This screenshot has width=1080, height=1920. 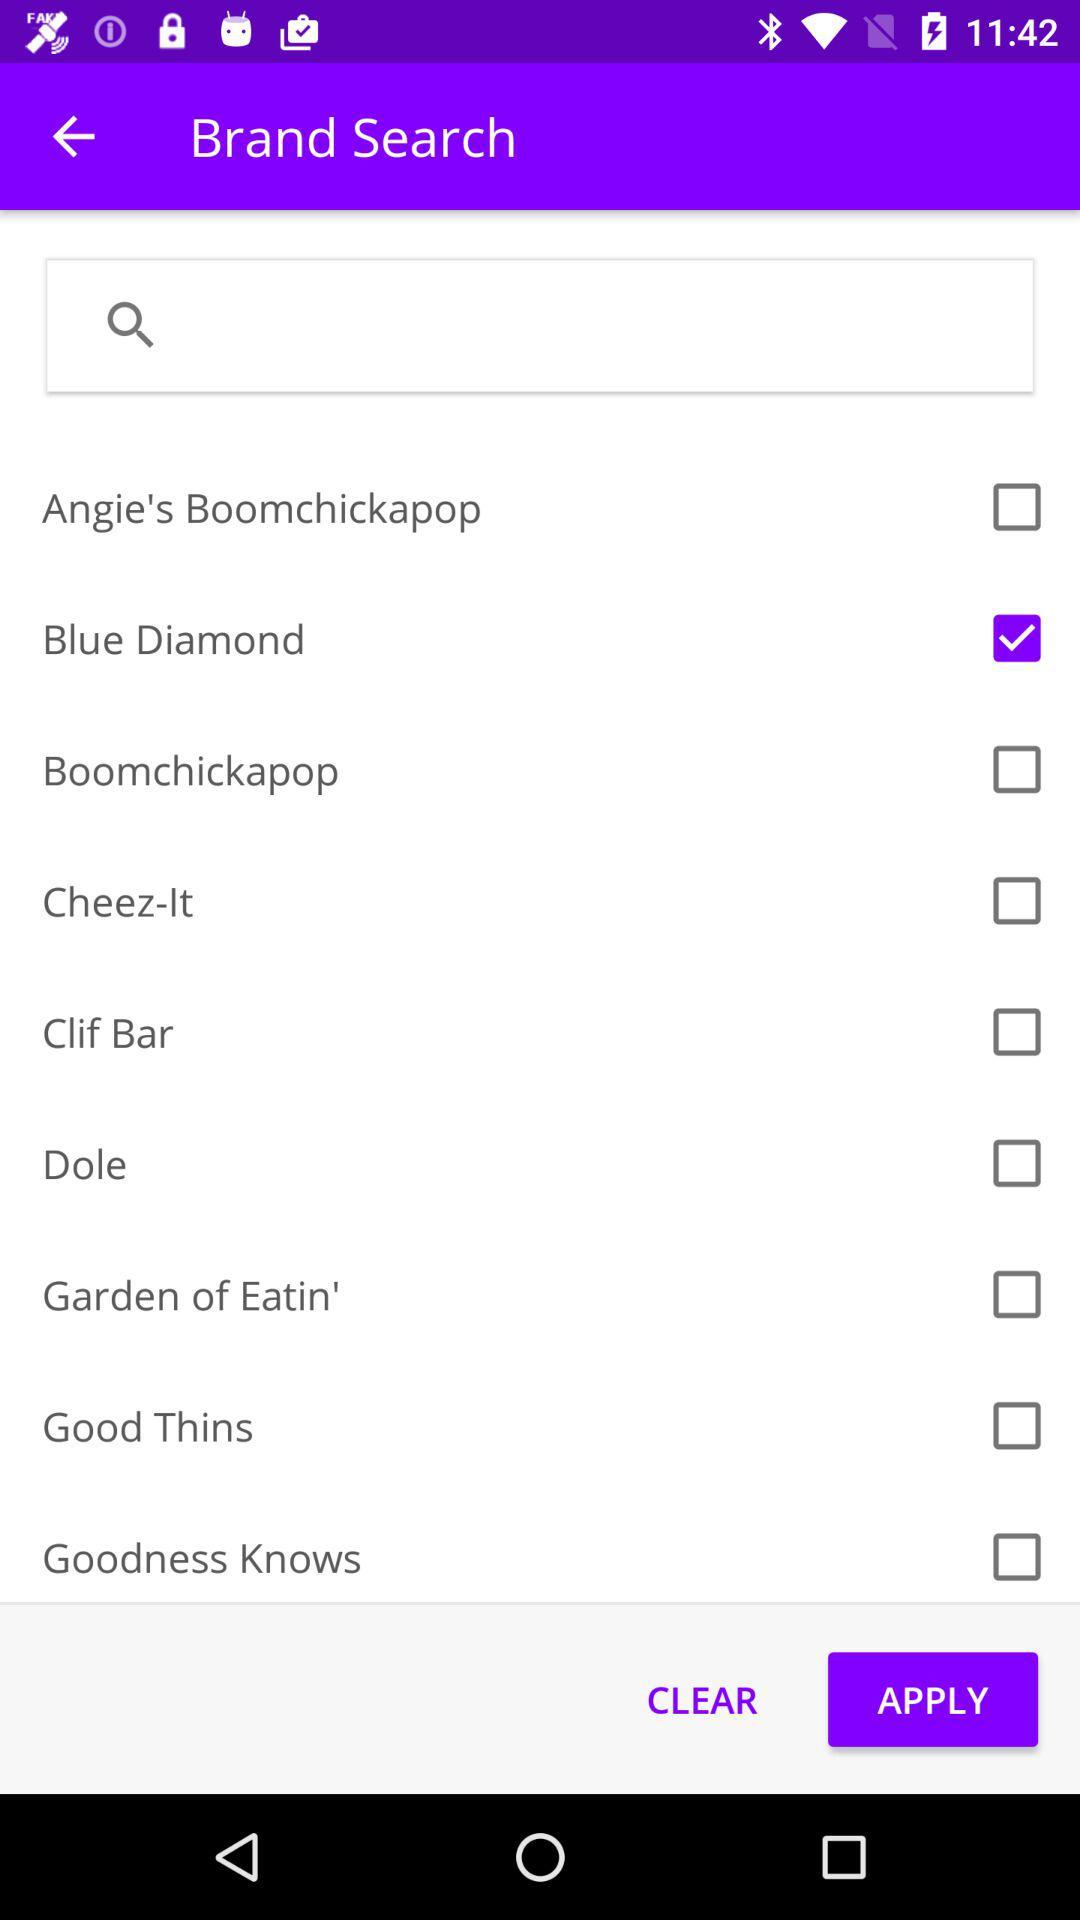 I want to click on the blue diamond, so click(x=507, y=637).